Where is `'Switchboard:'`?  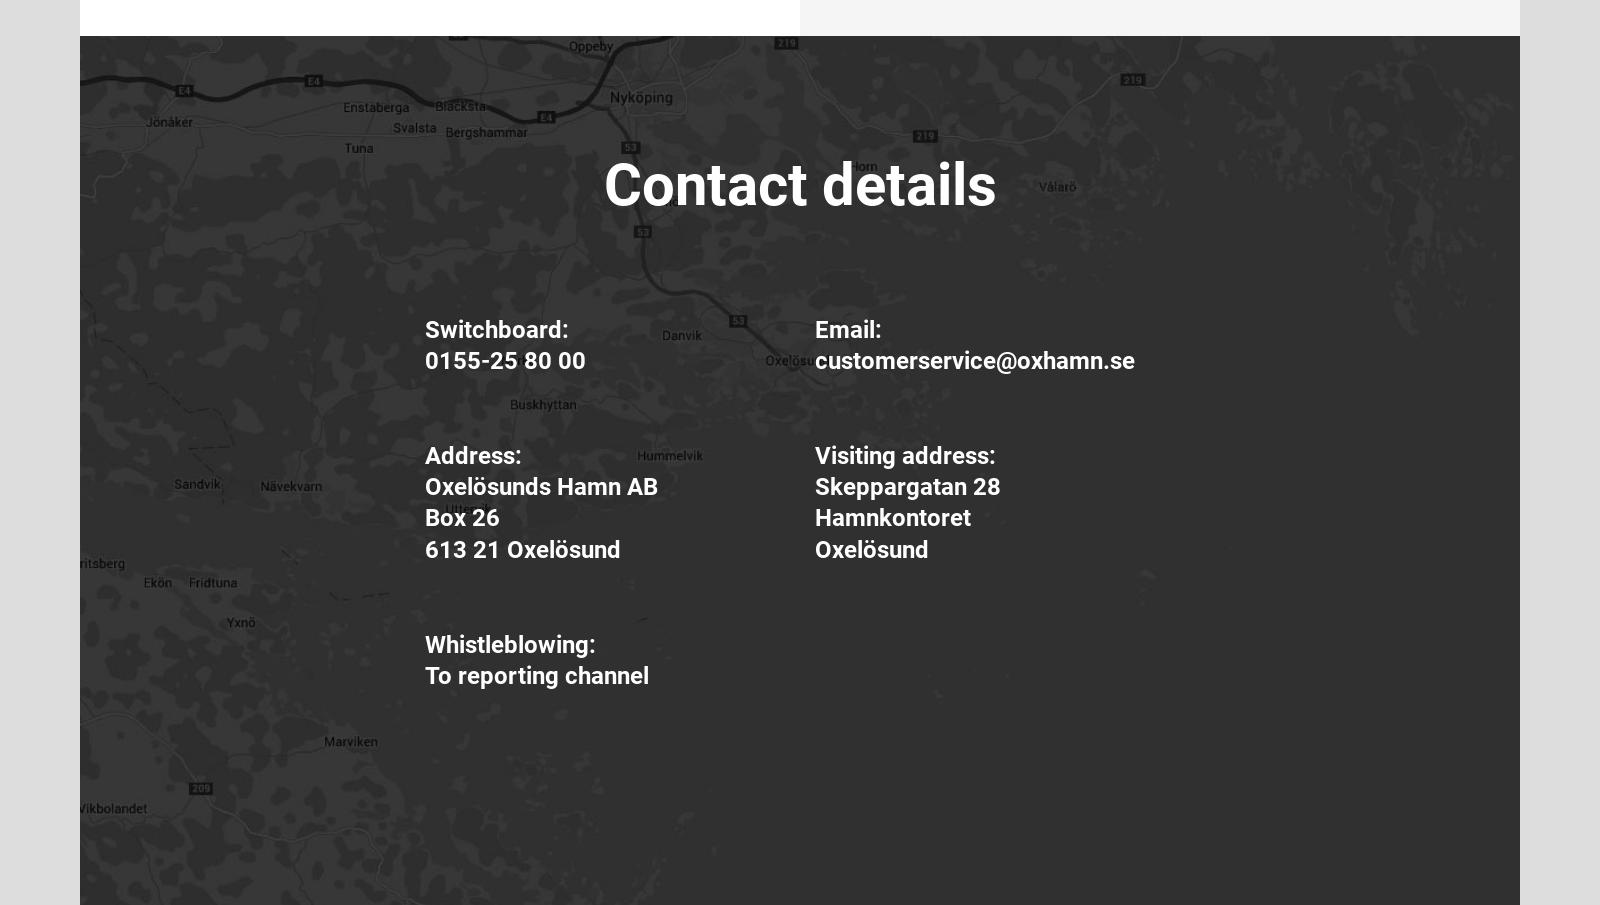 'Switchboard:' is located at coordinates (495, 327).